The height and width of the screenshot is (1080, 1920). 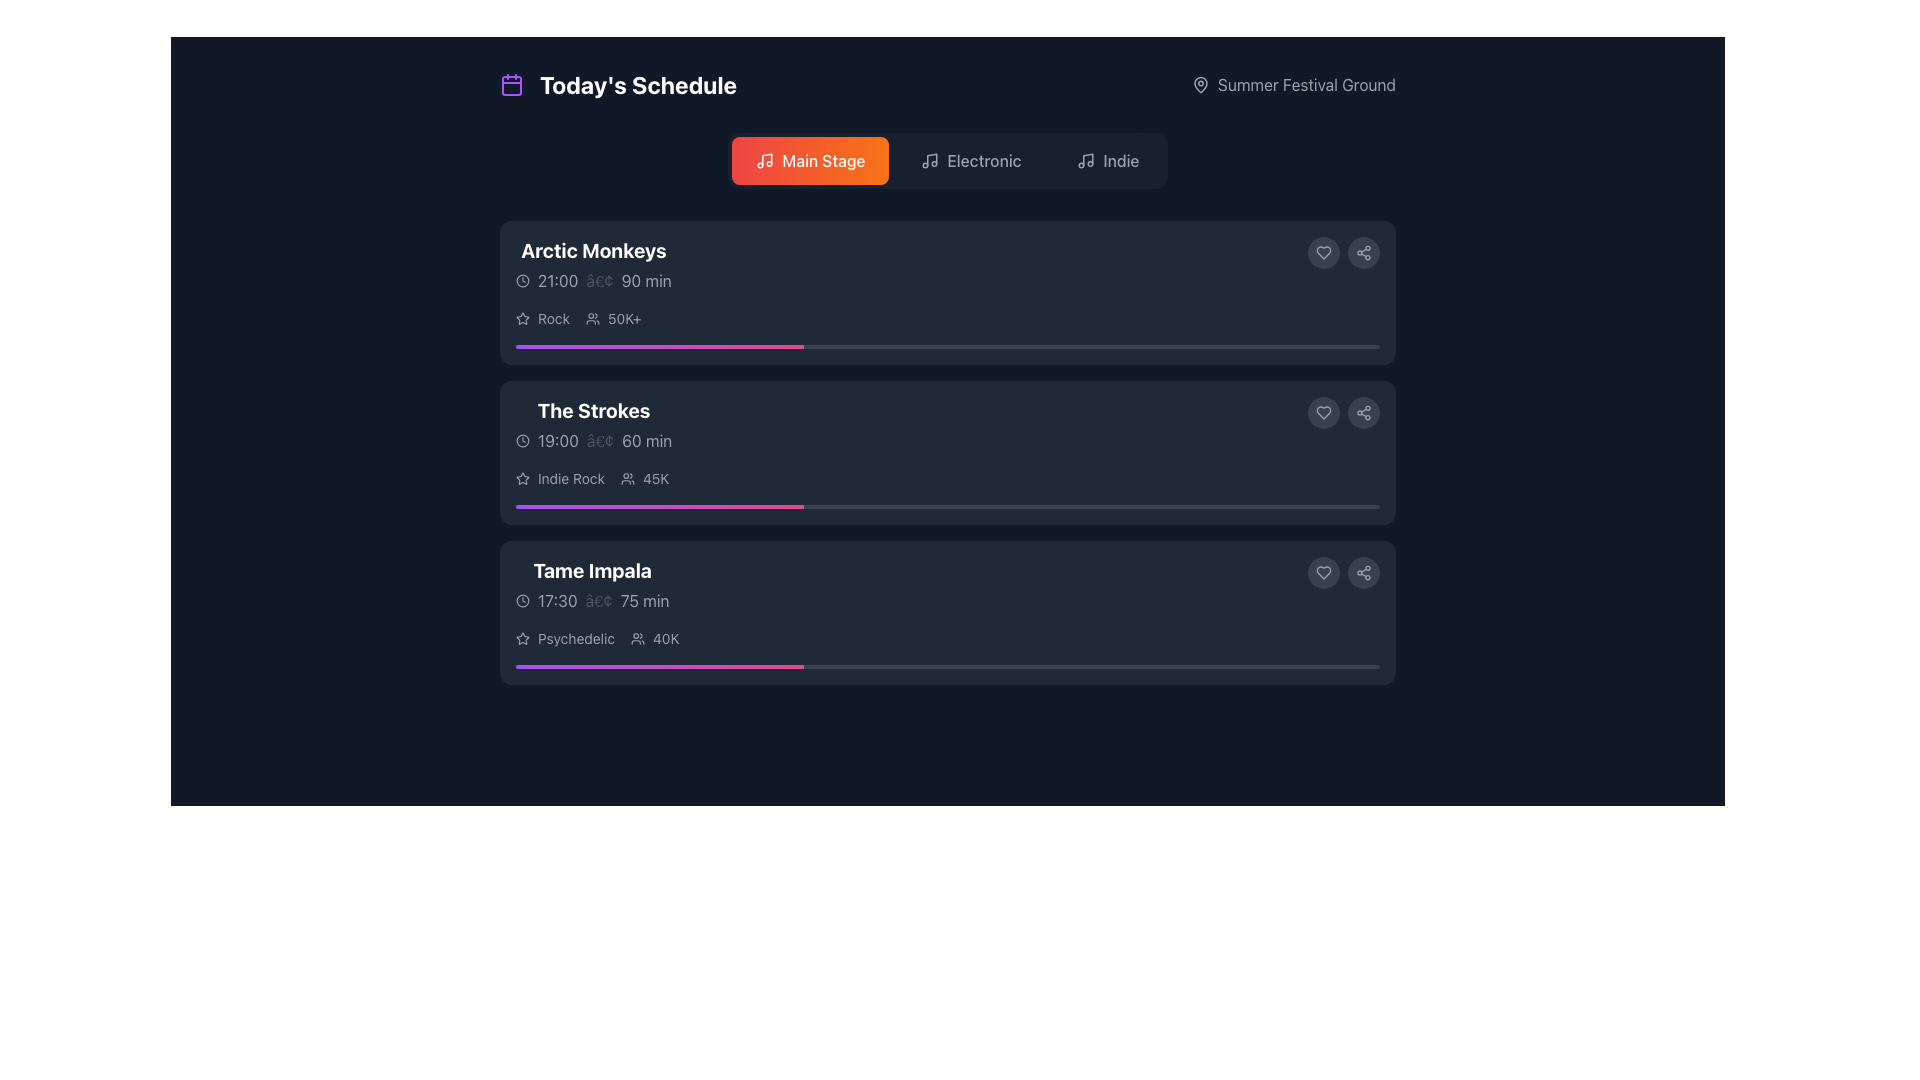 I want to click on the round clock icon located at the beginning of the horizontal arrangement aligned with the text '19:00' for informational purposes, so click(x=523, y=439).